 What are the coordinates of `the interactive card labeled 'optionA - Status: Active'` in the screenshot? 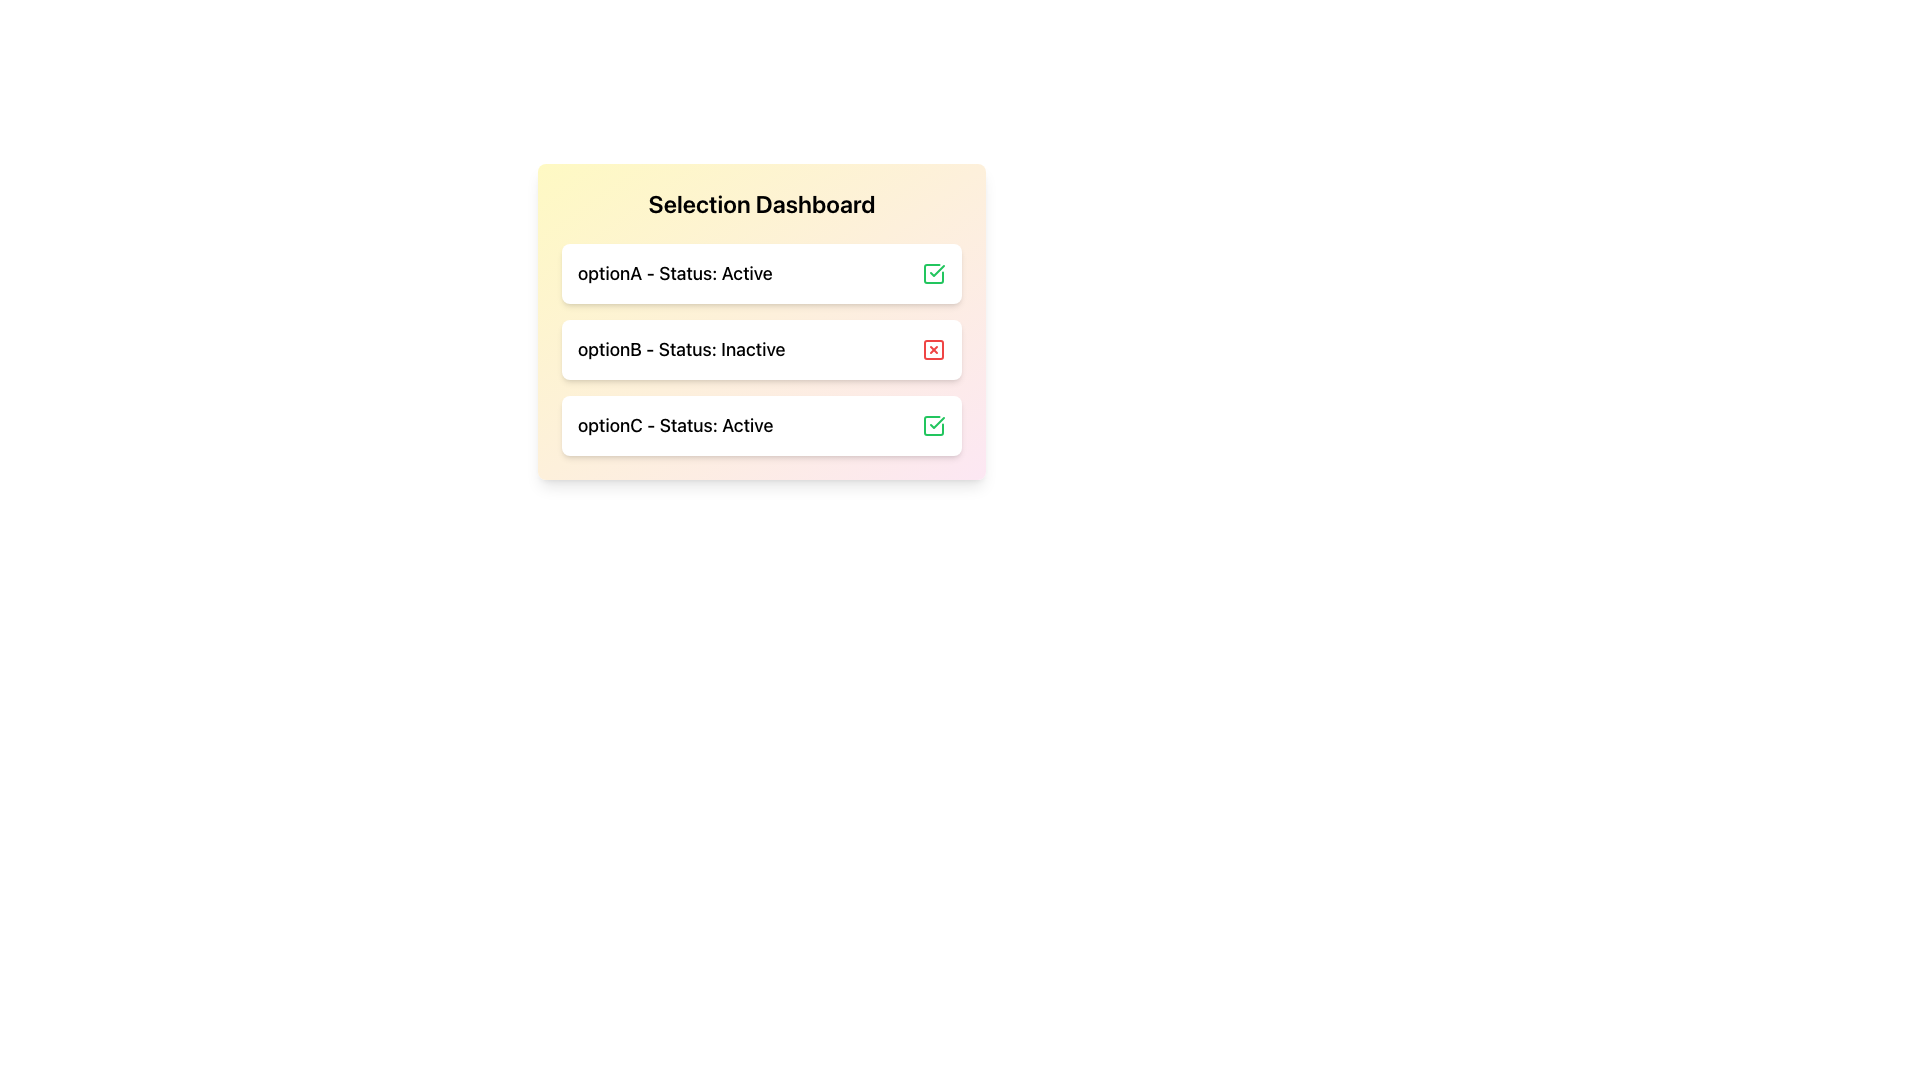 It's located at (761, 273).